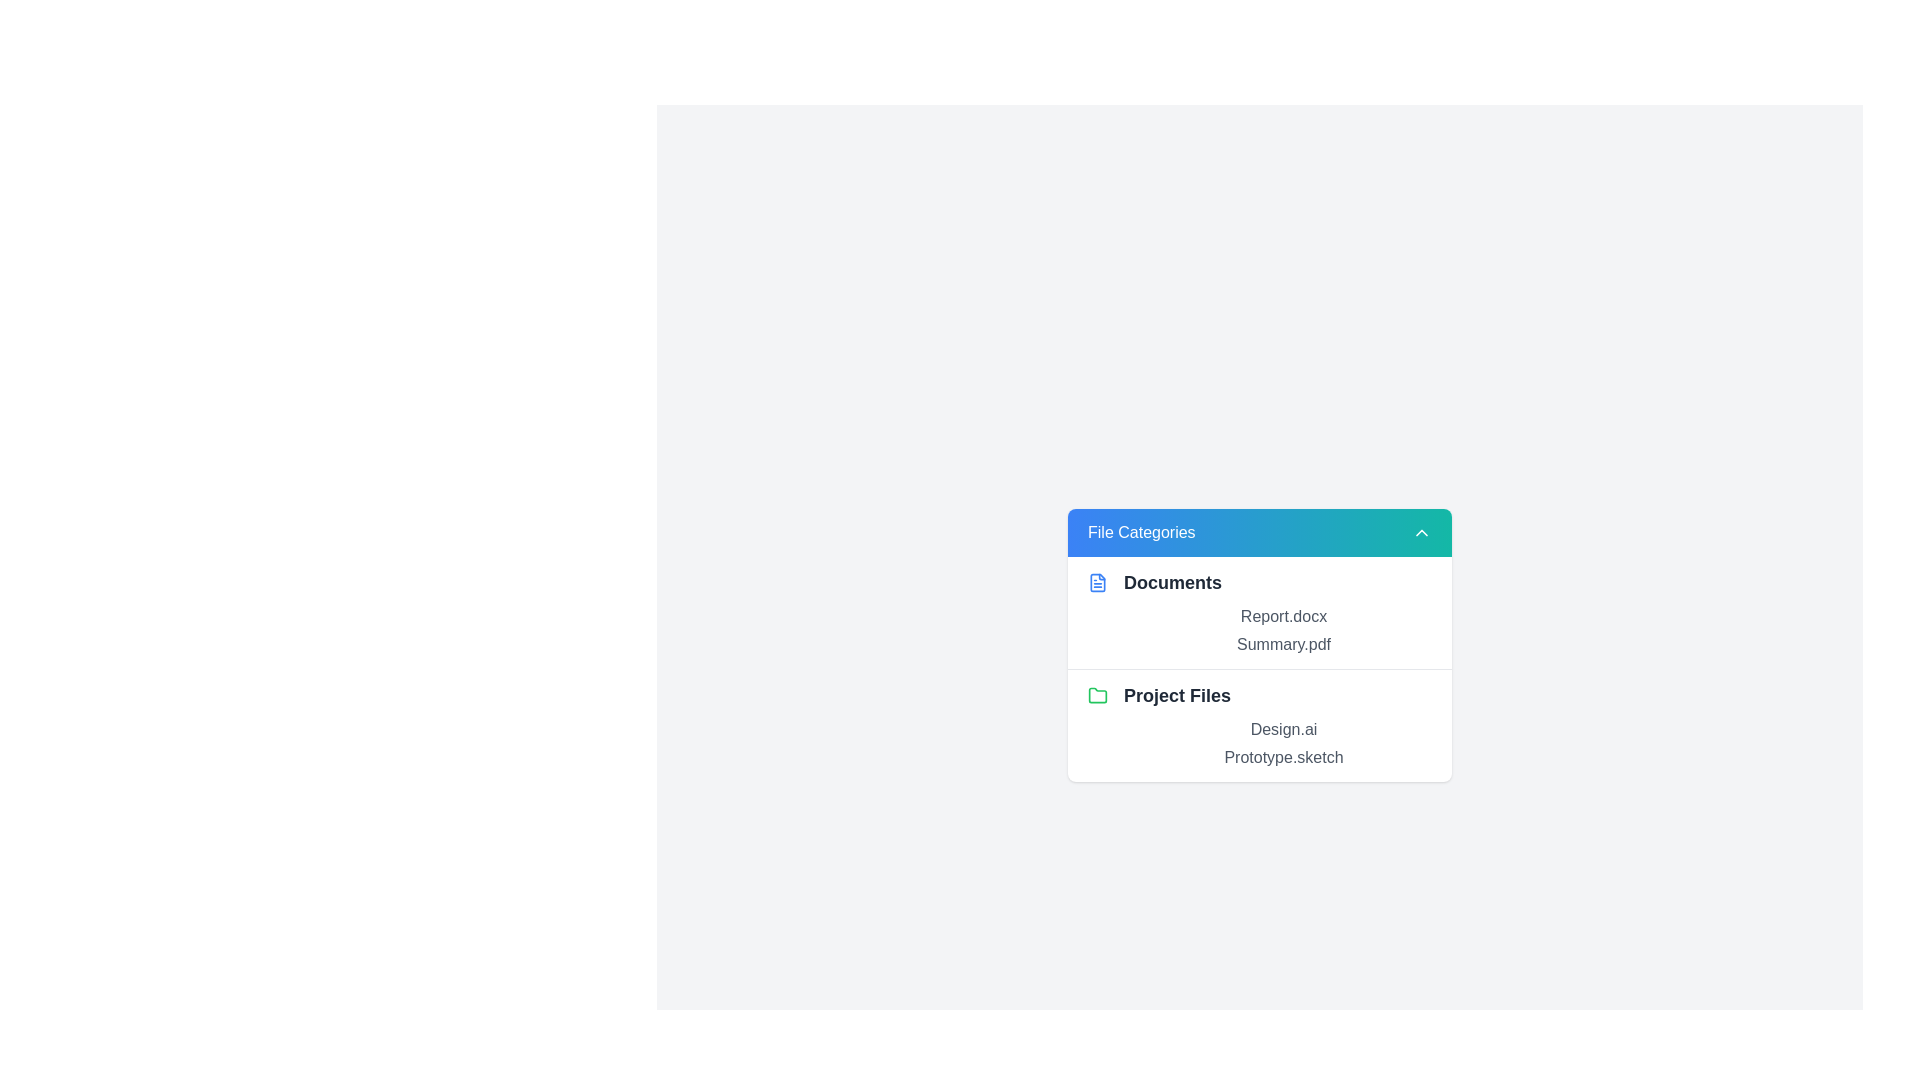 This screenshot has width=1920, height=1080. Describe the element at coordinates (1283, 729) in the screenshot. I see `the text entry labeled 'Design.ai' which is the first item under the 'Project Files' section` at that location.